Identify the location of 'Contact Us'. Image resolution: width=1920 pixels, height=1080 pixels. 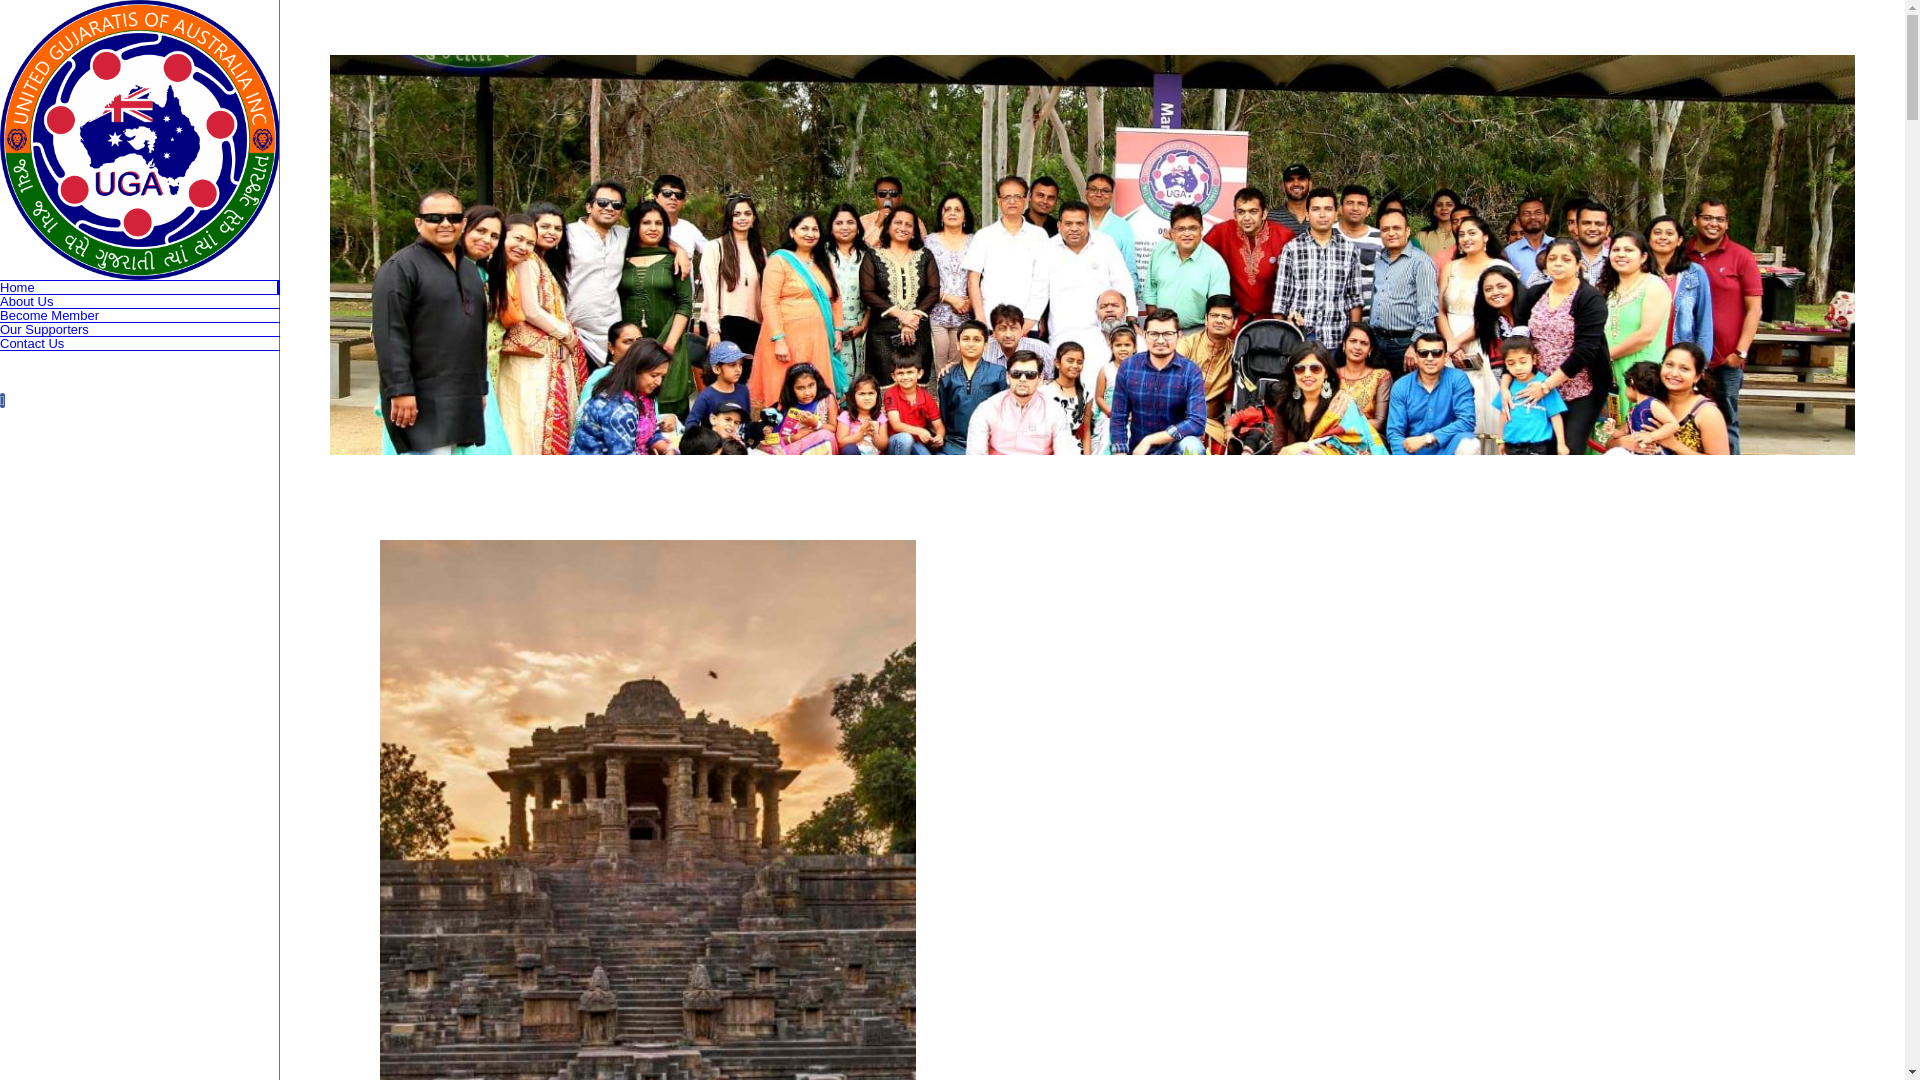
(138, 342).